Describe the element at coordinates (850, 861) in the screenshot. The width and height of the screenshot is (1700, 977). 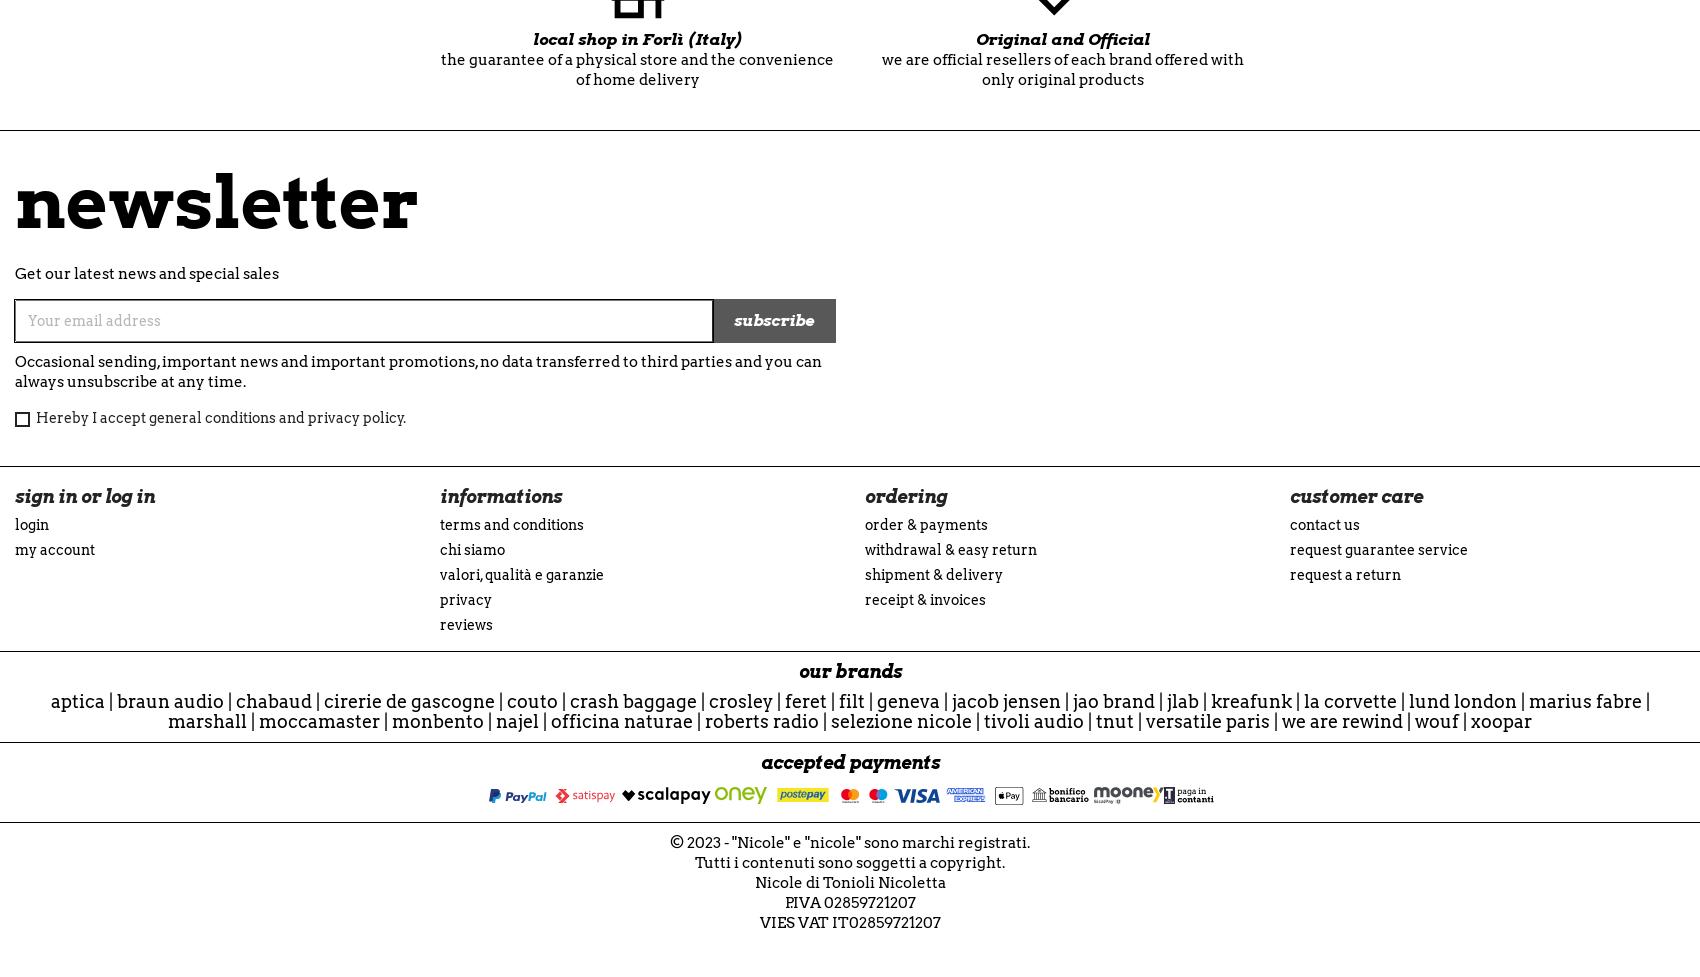
I see `'Tutti i contenuti sono soggetti a copyright.'` at that location.